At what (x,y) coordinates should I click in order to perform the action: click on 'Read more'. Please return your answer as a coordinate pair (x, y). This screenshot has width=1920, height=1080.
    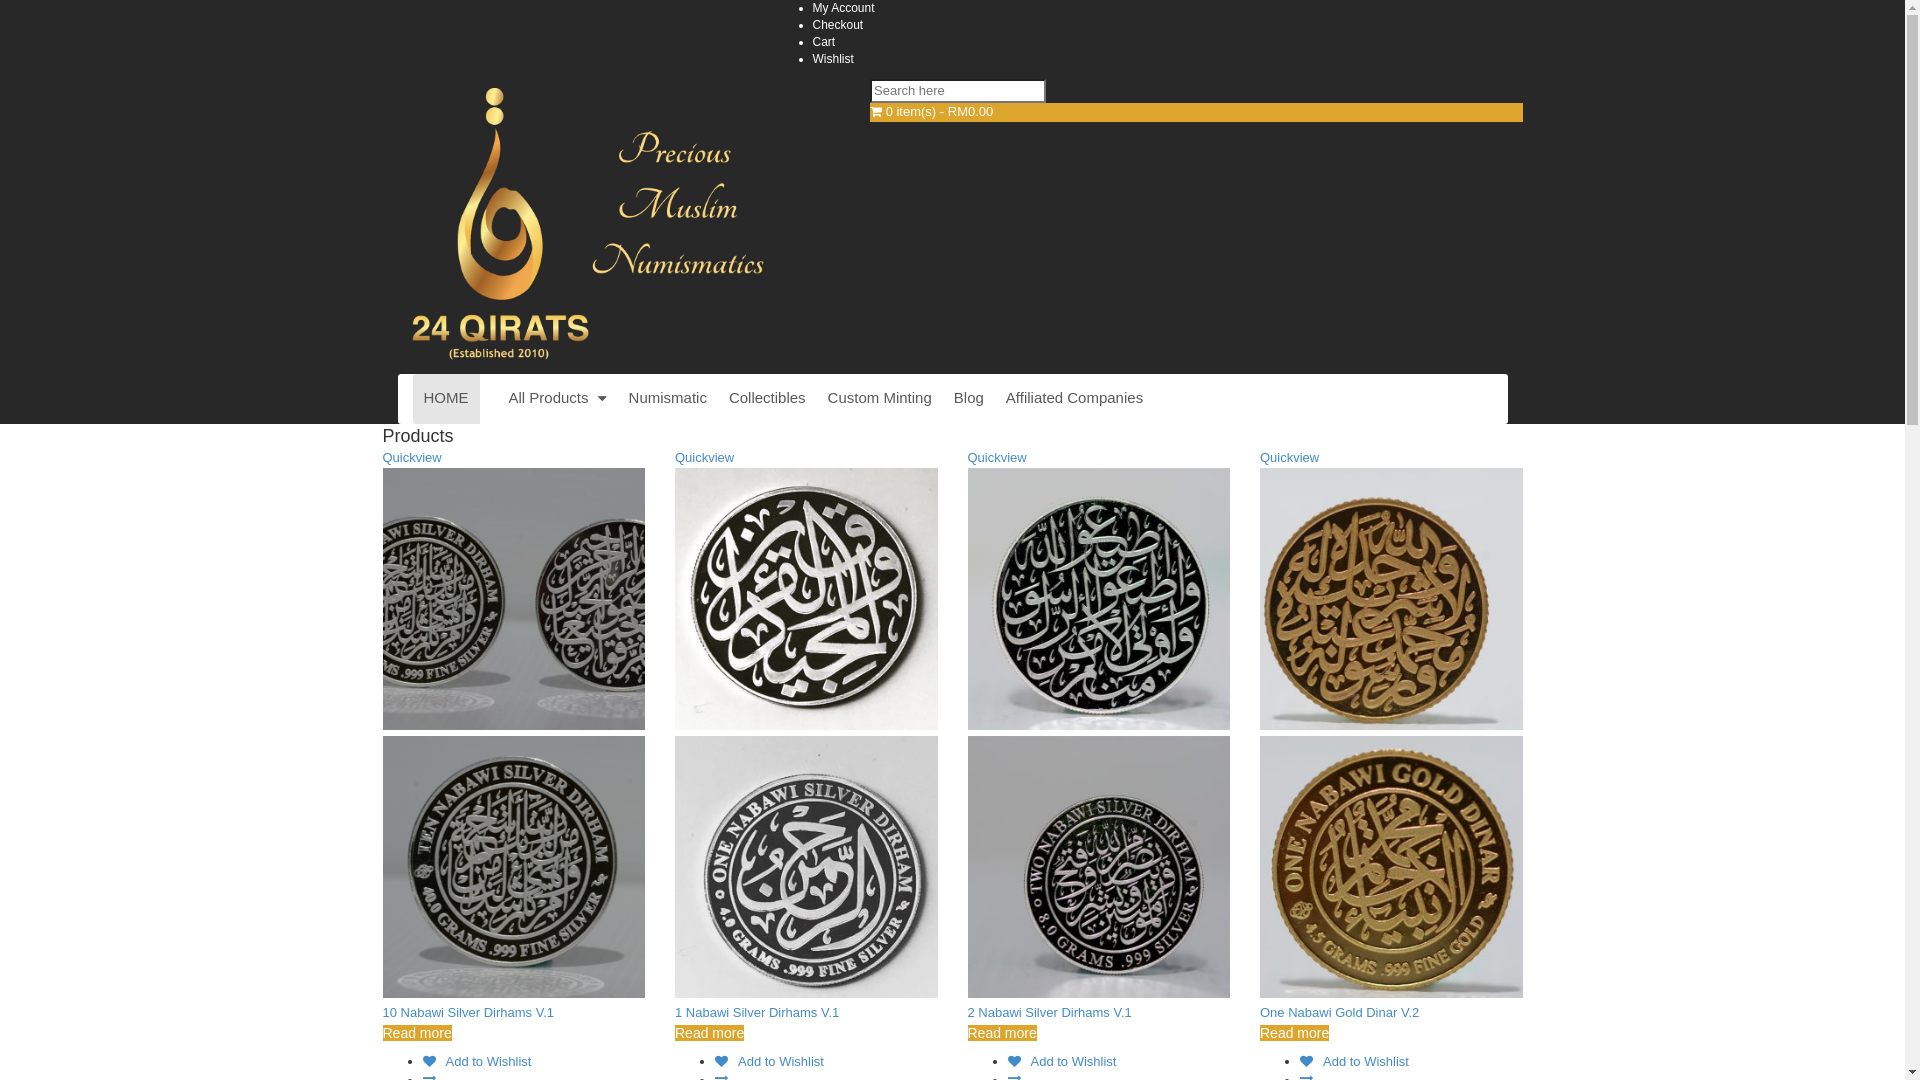
    Looking at the image, I should click on (415, 1033).